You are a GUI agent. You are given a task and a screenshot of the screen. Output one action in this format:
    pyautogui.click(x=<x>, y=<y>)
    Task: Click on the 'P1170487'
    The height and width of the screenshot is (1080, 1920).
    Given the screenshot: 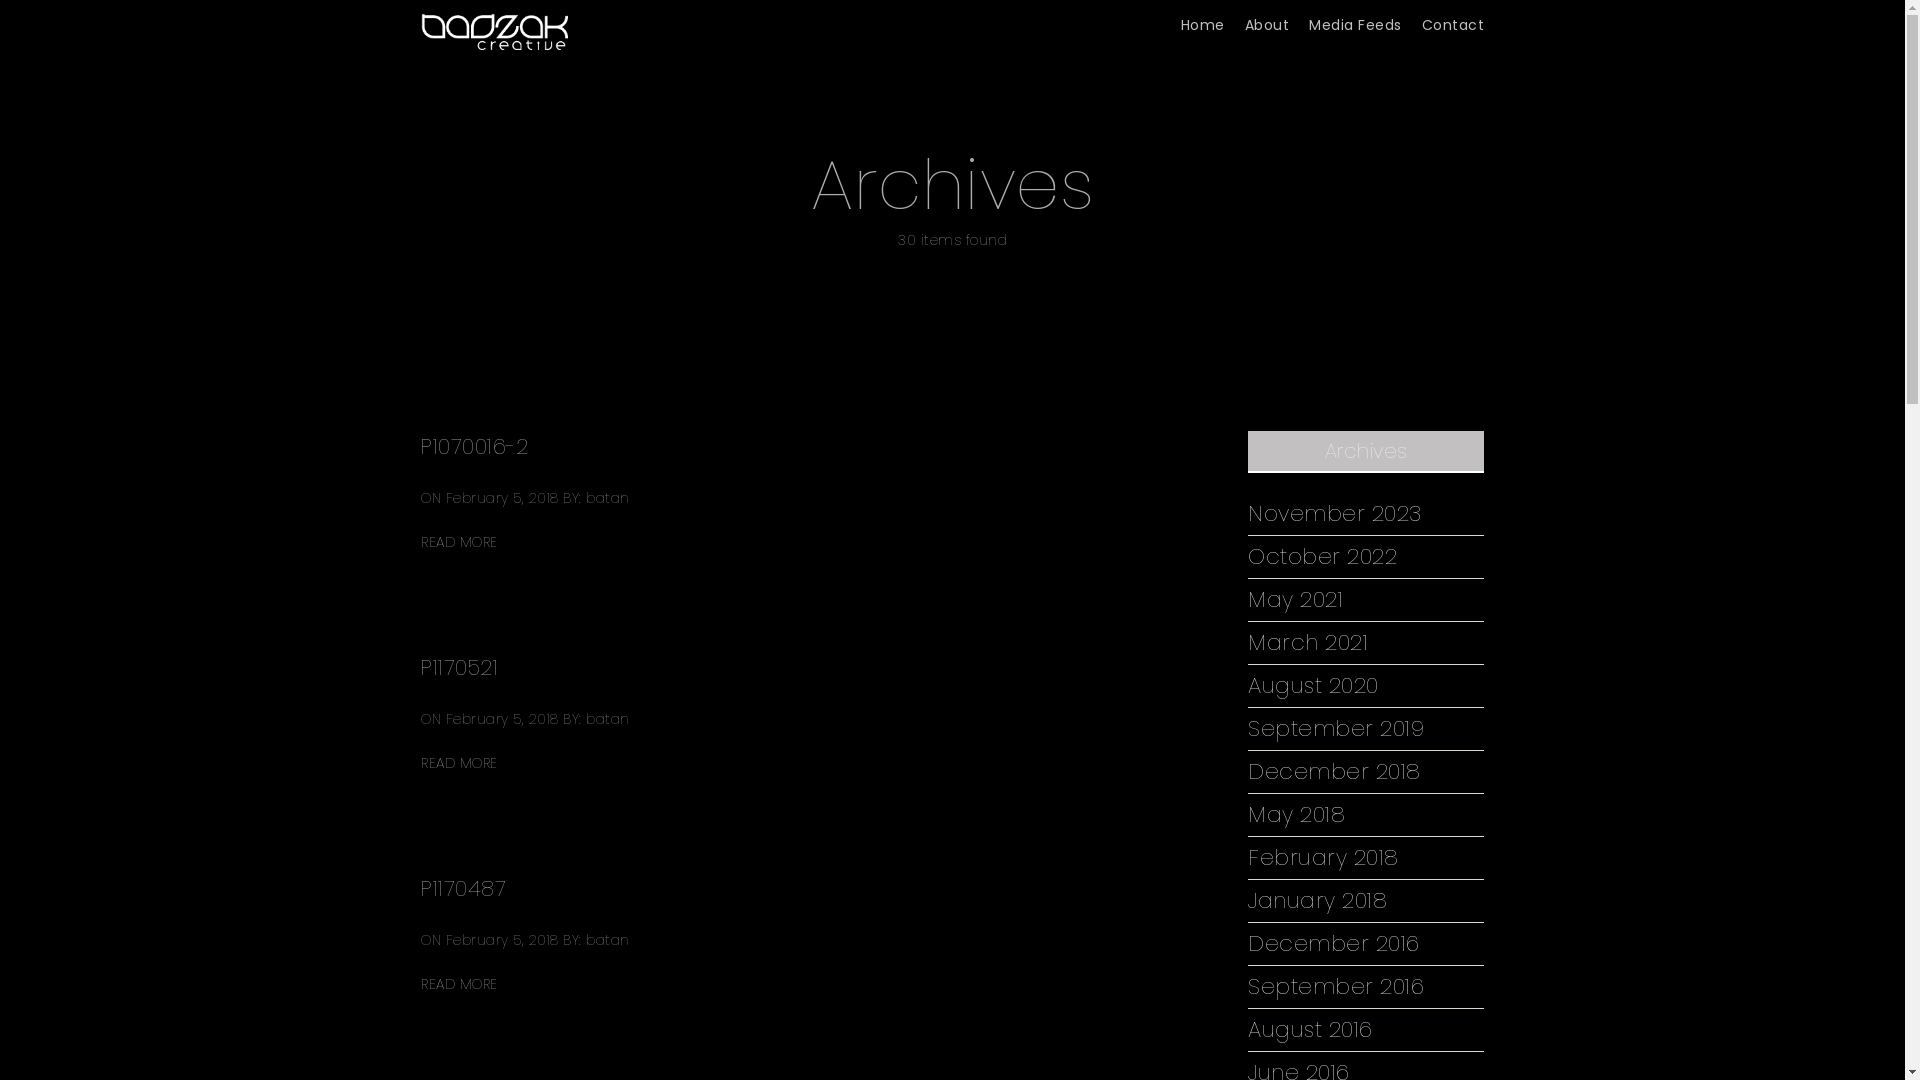 What is the action you would take?
    pyautogui.click(x=462, y=887)
    